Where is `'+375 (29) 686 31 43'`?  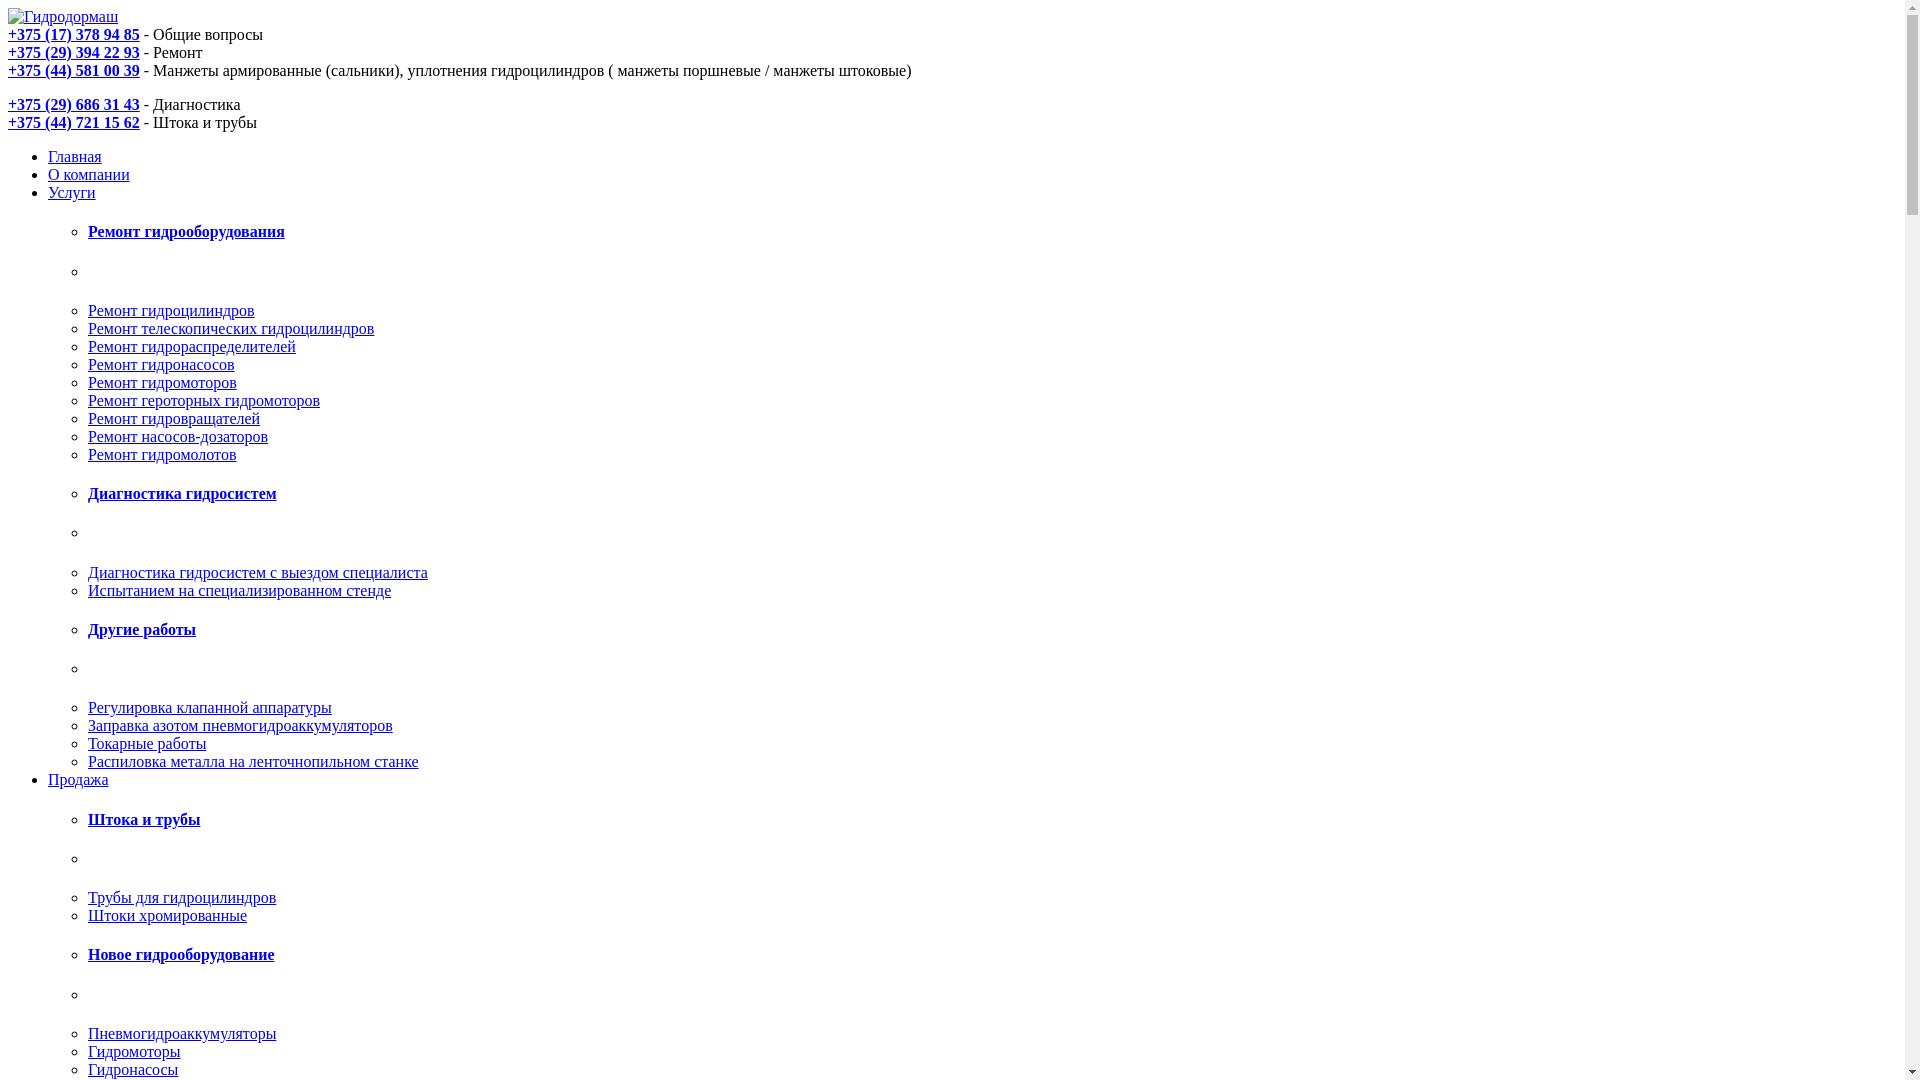
'+375 (29) 686 31 43' is located at coordinates (73, 104).